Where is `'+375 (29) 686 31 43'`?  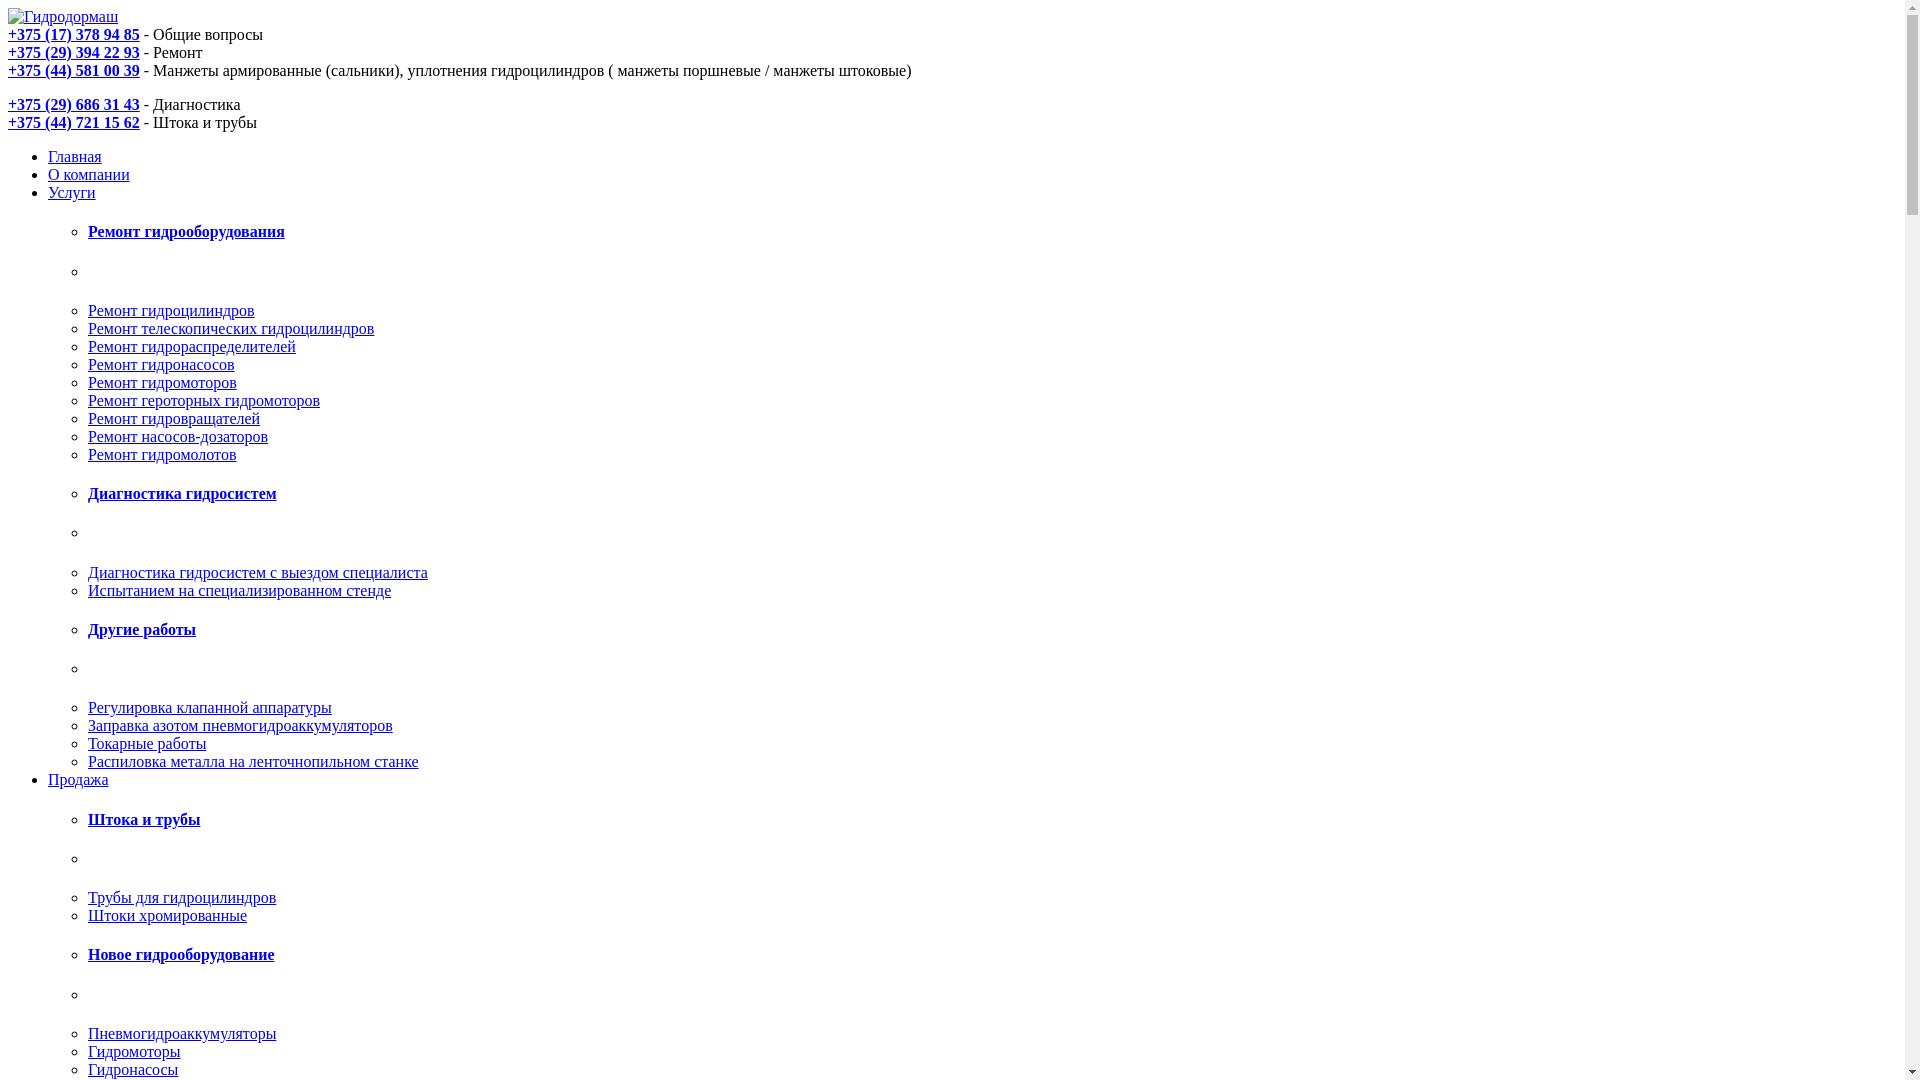
'+375 (29) 686 31 43' is located at coordinates (73, 104).